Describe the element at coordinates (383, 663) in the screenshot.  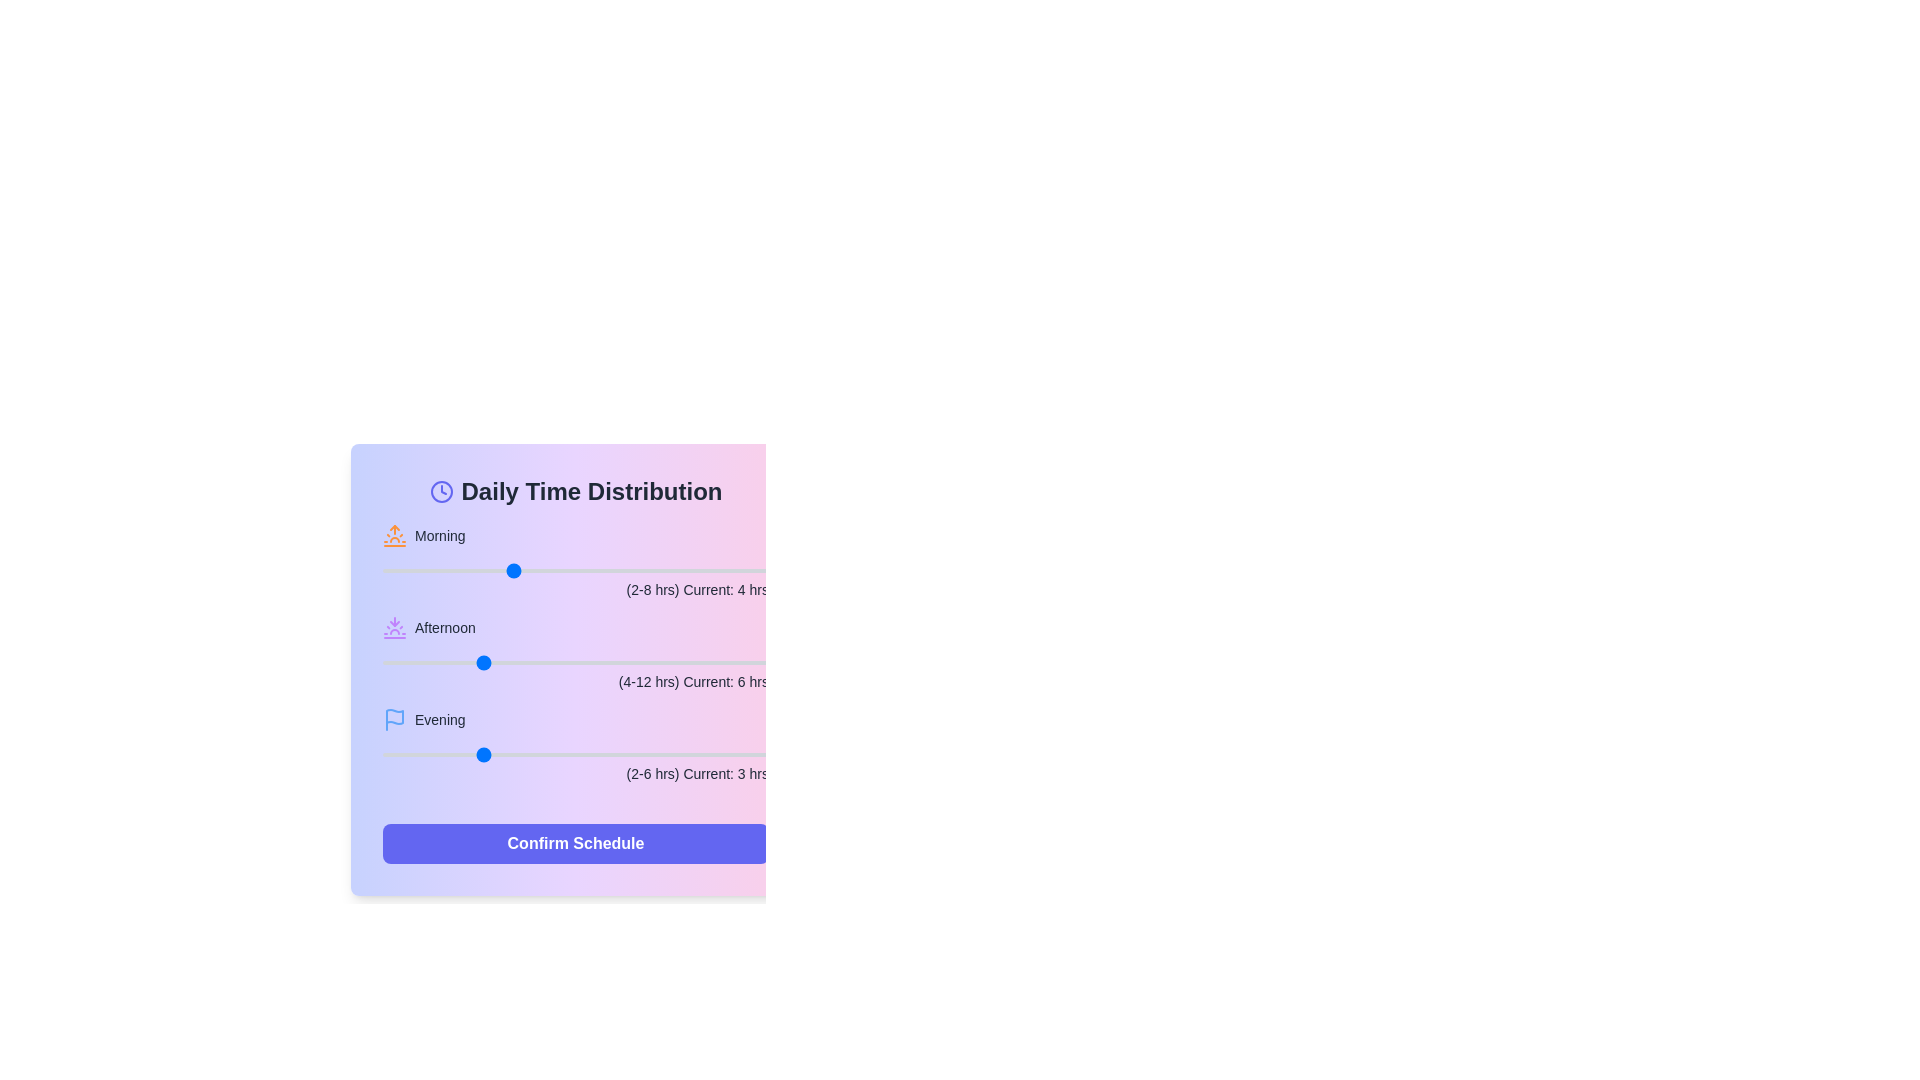
I see `the afternoon time allocation` at that location.